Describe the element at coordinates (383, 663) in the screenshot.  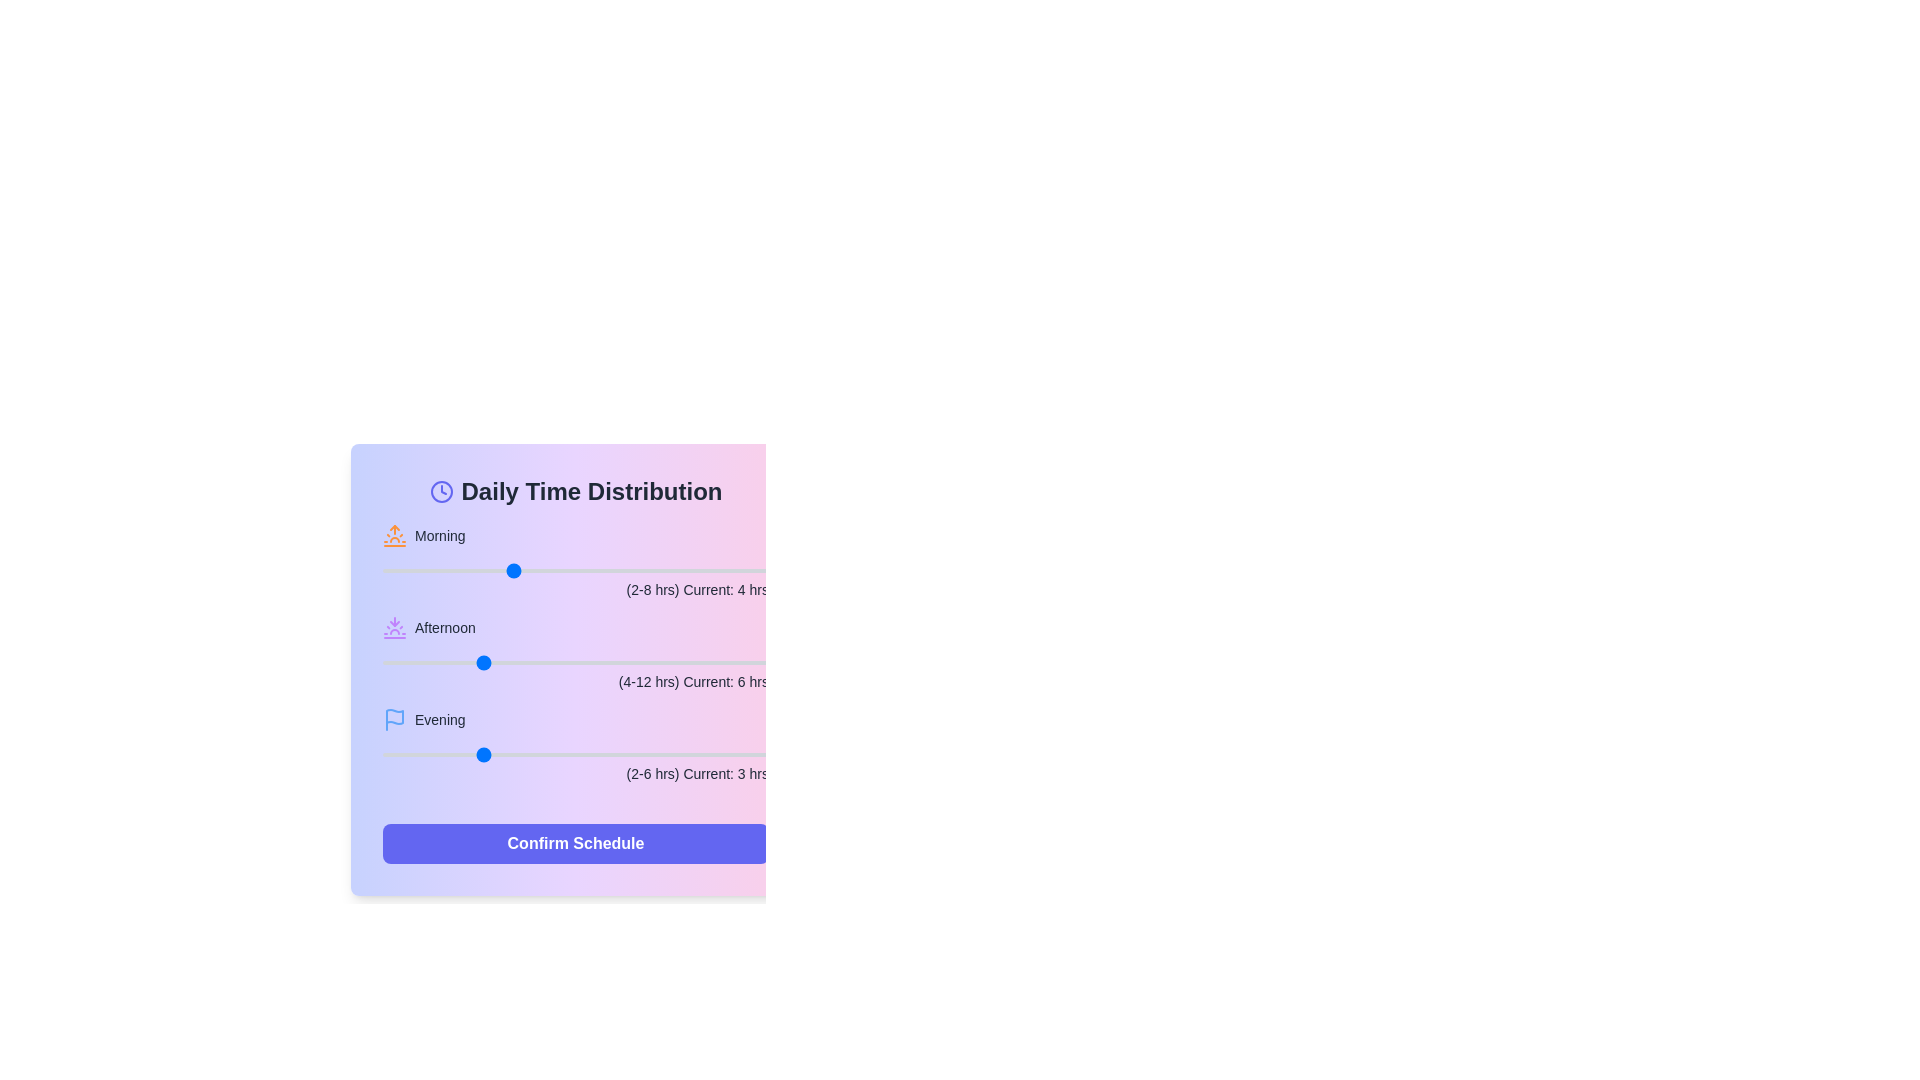
I see `the afternoon time allocation` at that location.